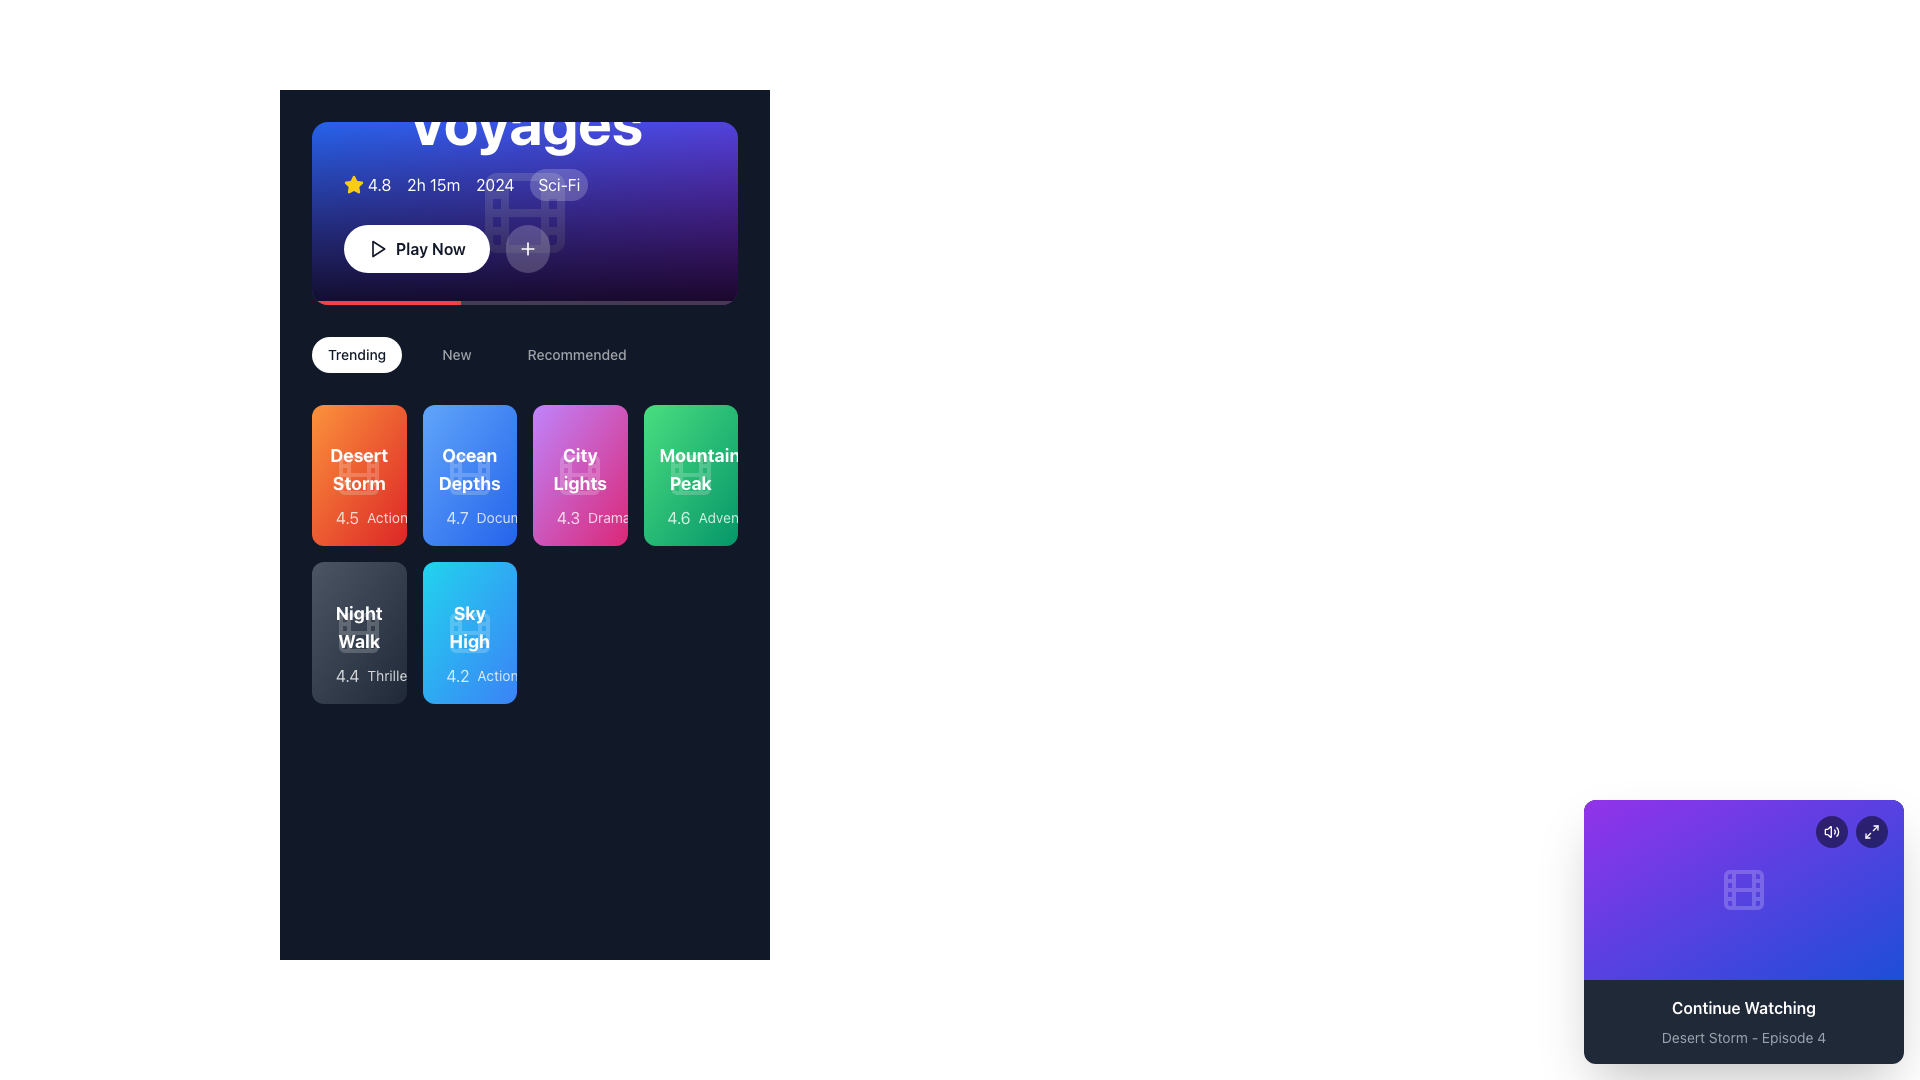  I want to click on the Static Text Label that displays 'Continue Watching', which is styled in bold white text against a dark background and is positioned above the subtitle 'Desert Storm - Episode 4', so click(1742, 1007).